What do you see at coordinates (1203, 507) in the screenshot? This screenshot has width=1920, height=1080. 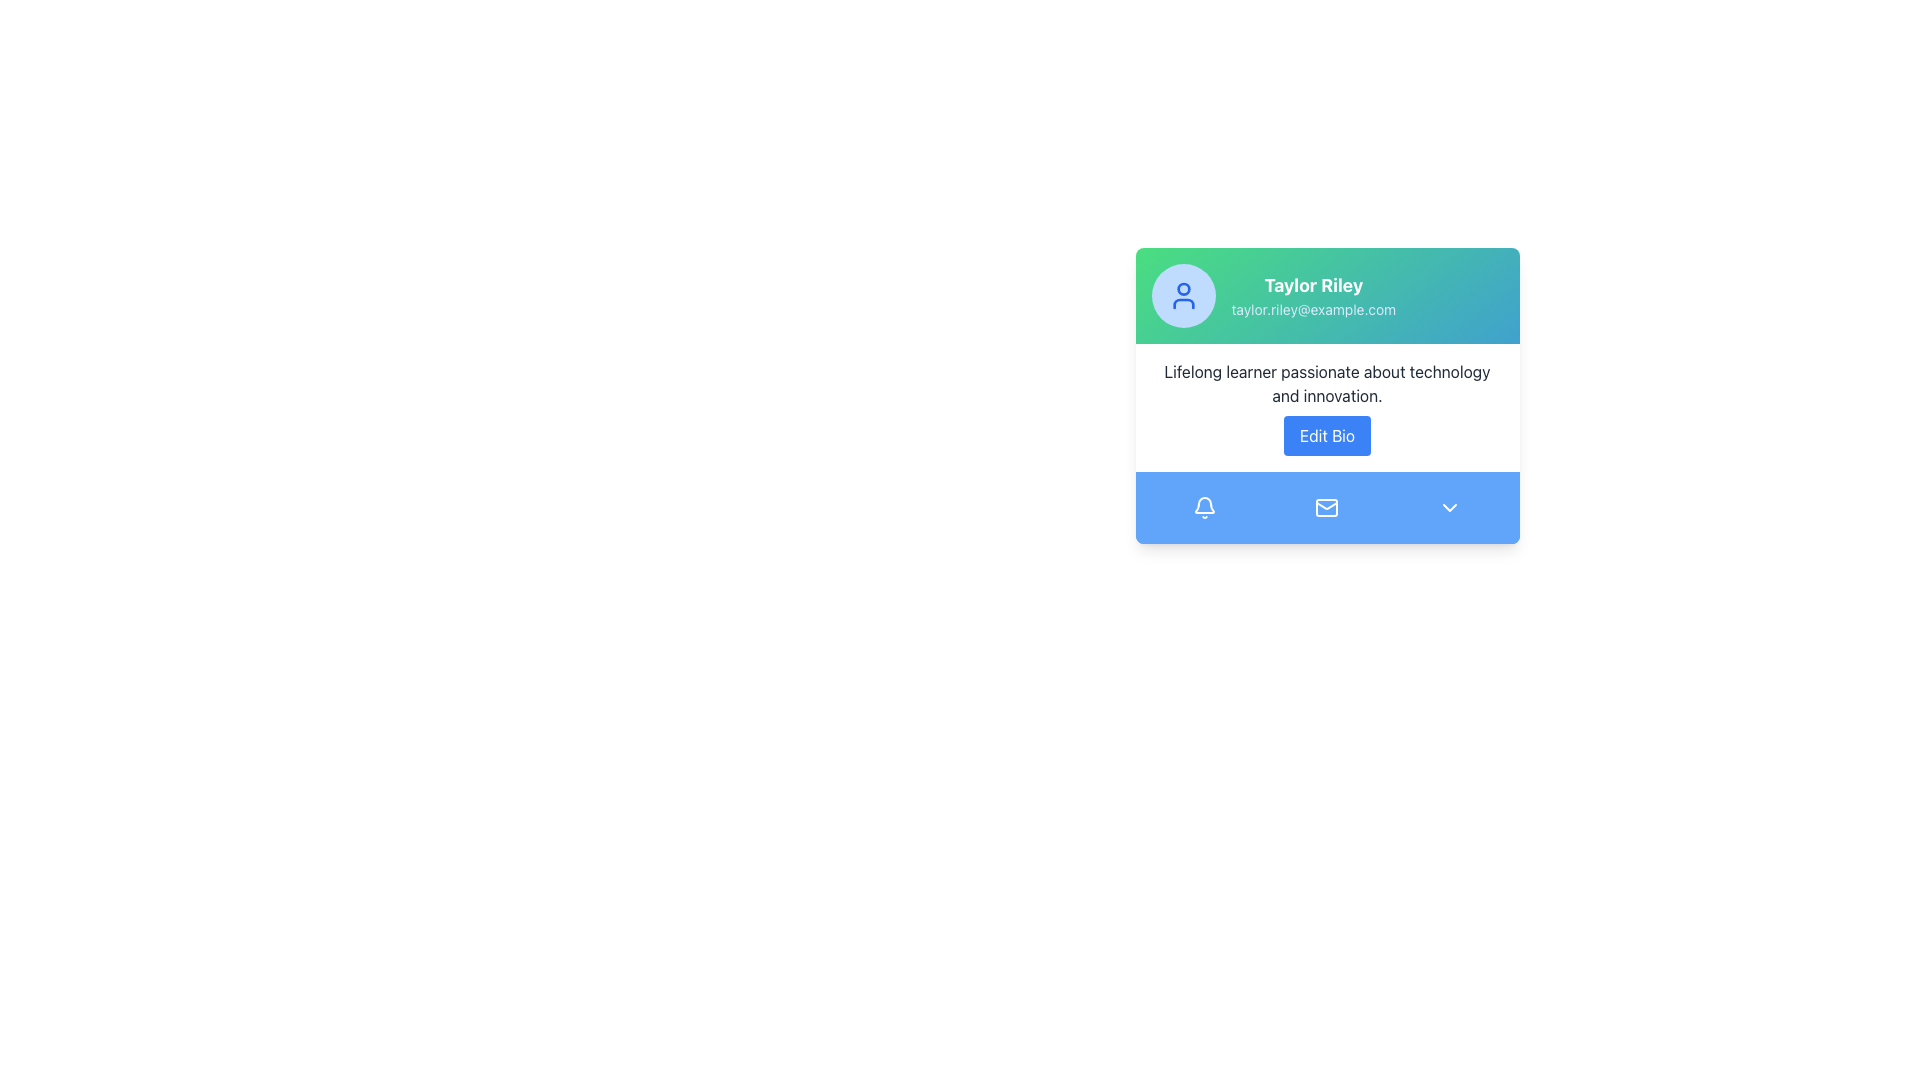 I see `the leftmost circular button with a blue background and a white outlined bell icon located at the bottom section of the card interface` at bounding box center [1203, 507].